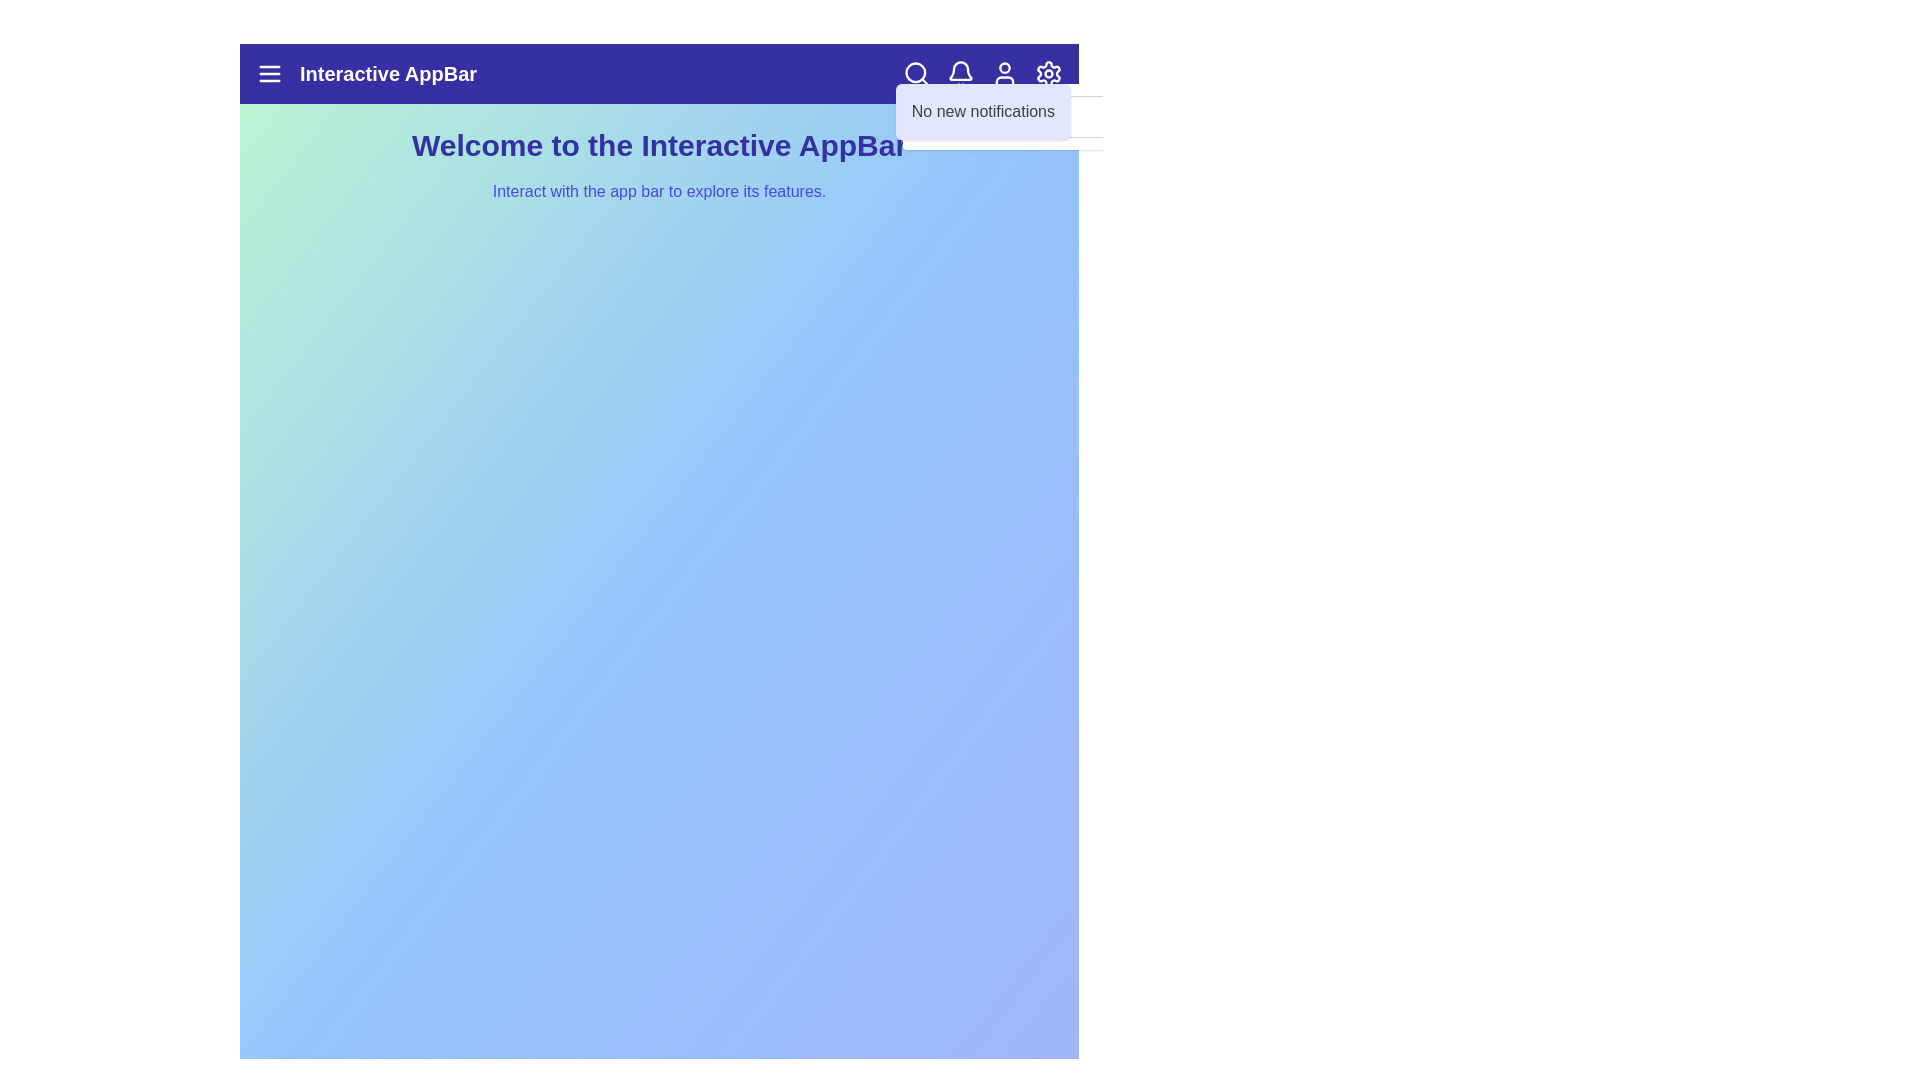 The width and height of the screenshot is (1920, 1080). Describe the element at coordinates (983, 111) in the screenshot. I see `the 'No new notifications' message to inspect it` at that location.